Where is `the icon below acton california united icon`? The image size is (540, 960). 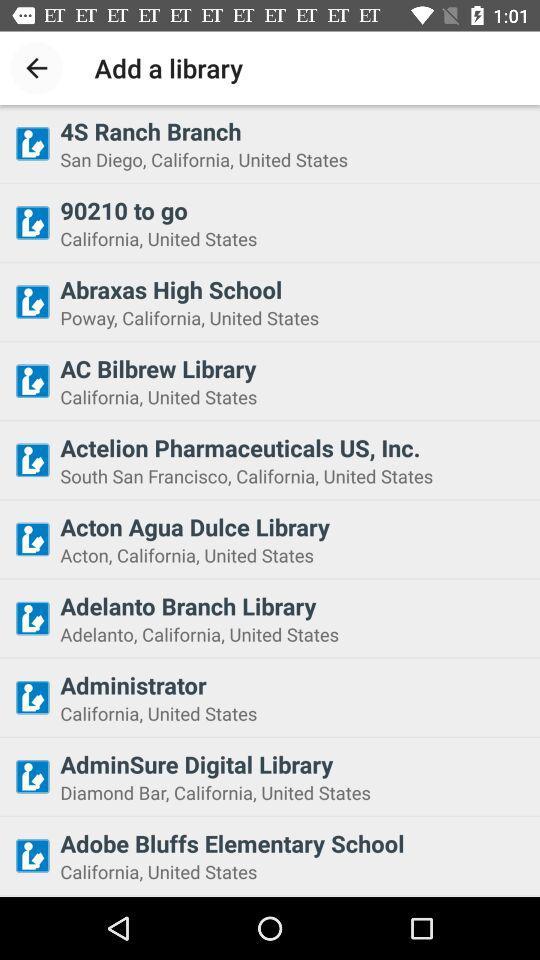
the icon below acton california united icon is located at coordinates (293, 605).